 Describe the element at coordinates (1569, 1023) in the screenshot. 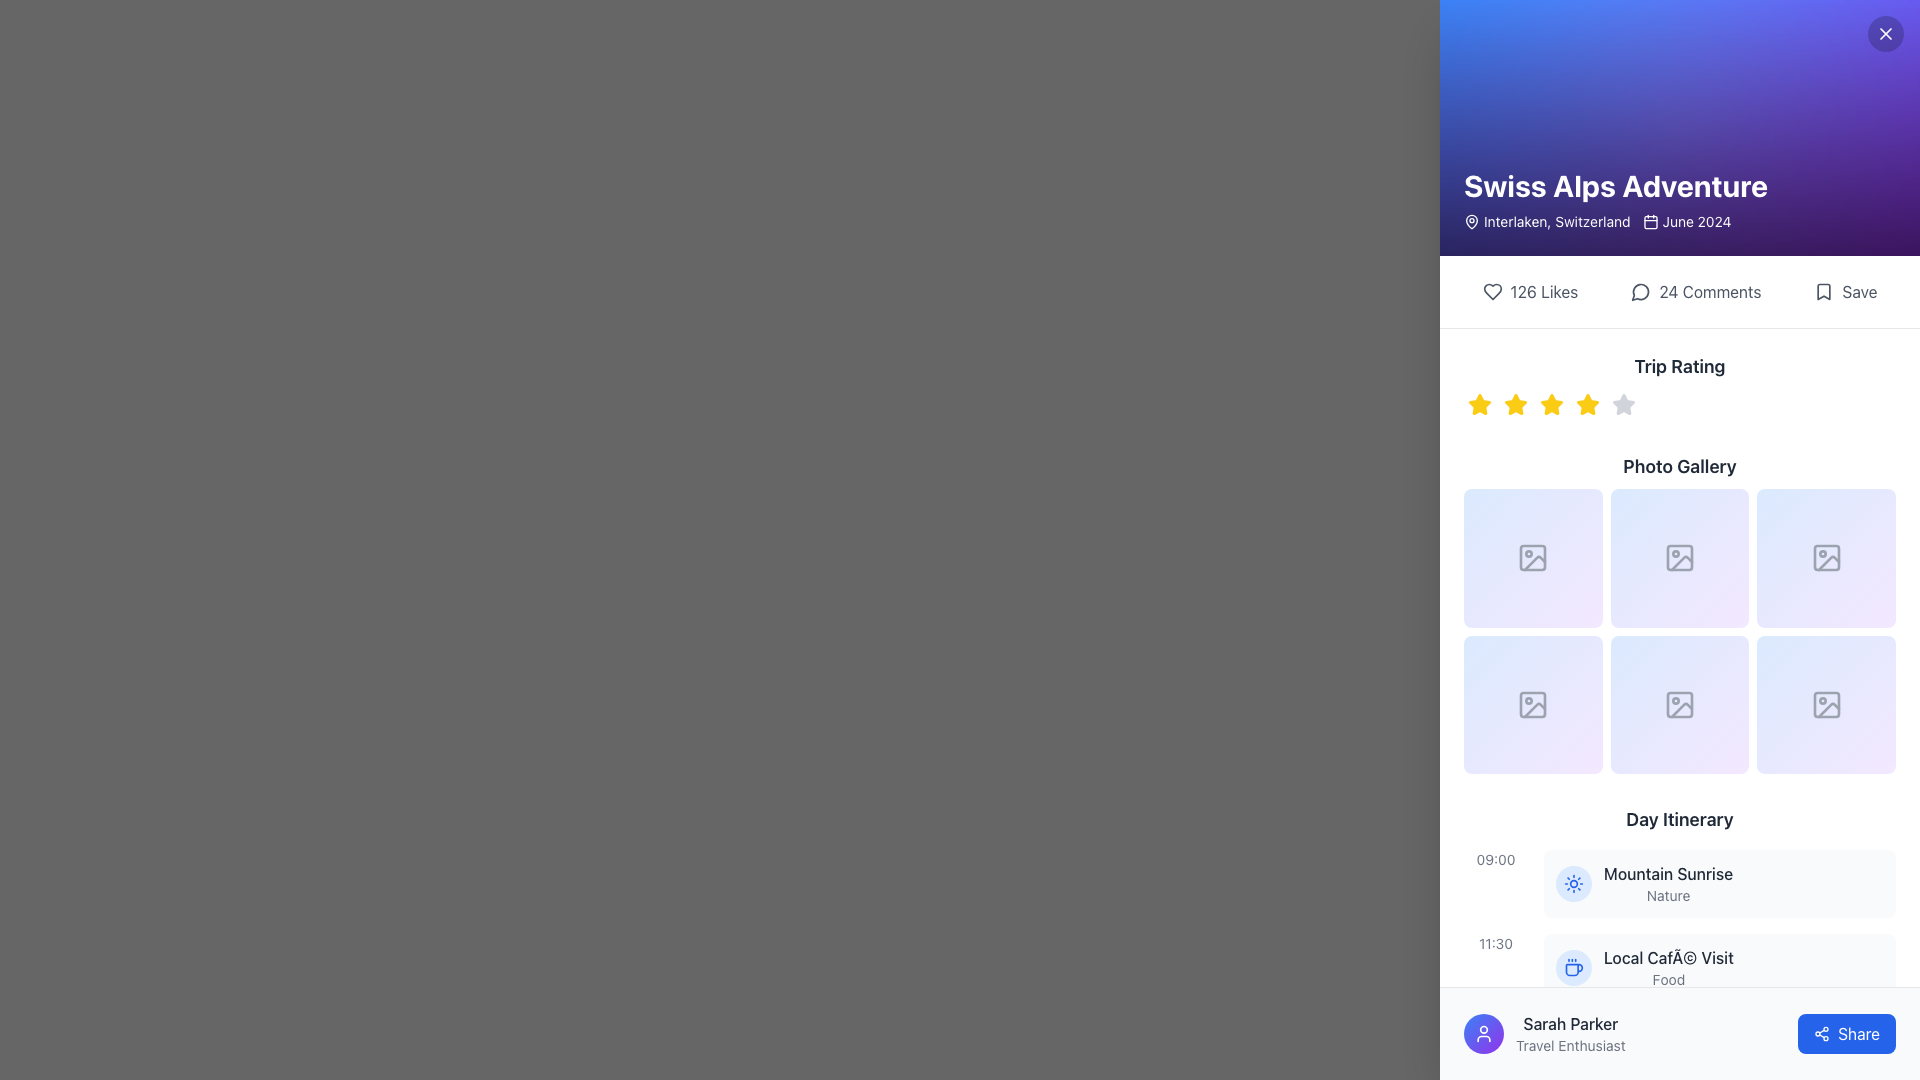

I see `the static text label displaying 'Sarah Parker', which is styled in a medium weight dark gray font and positioned above the text 'Travel Enthusiast'` at that location.